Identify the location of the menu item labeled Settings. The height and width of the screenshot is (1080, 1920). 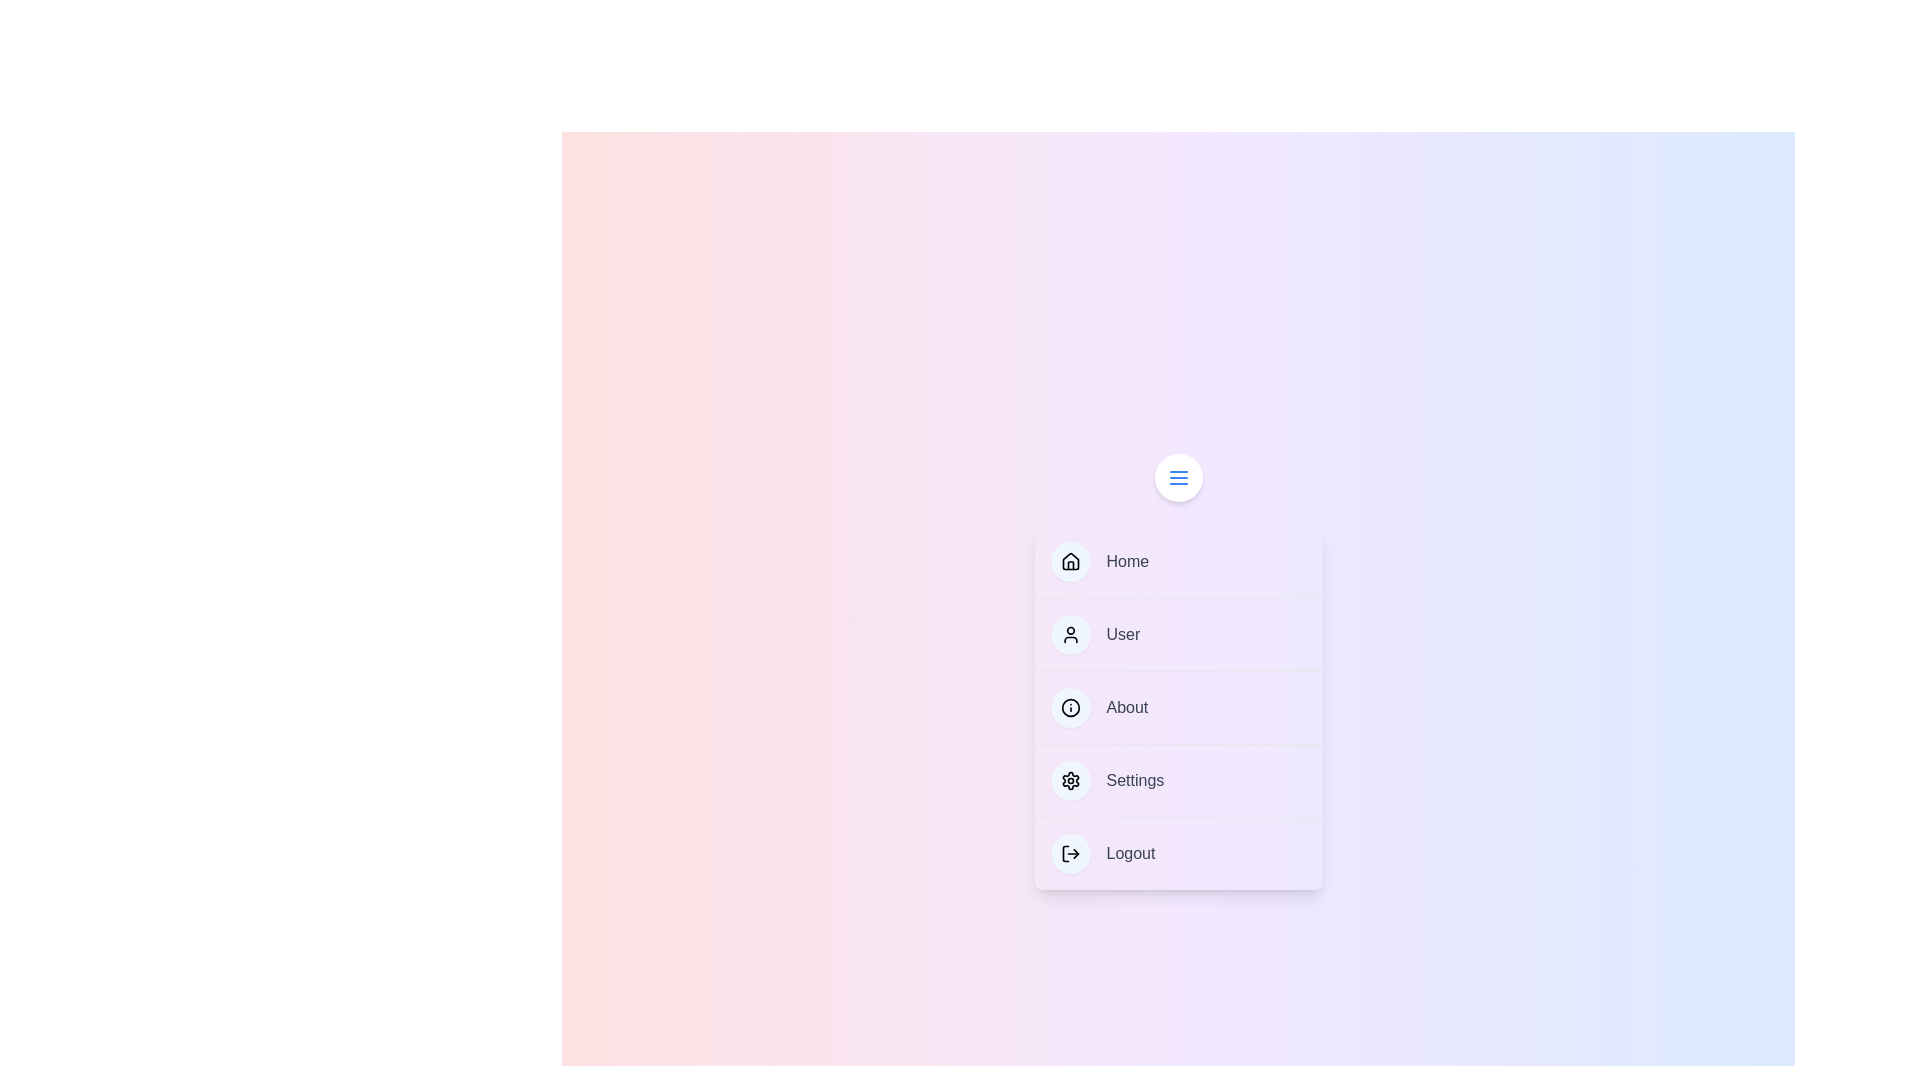
(1178, 779).